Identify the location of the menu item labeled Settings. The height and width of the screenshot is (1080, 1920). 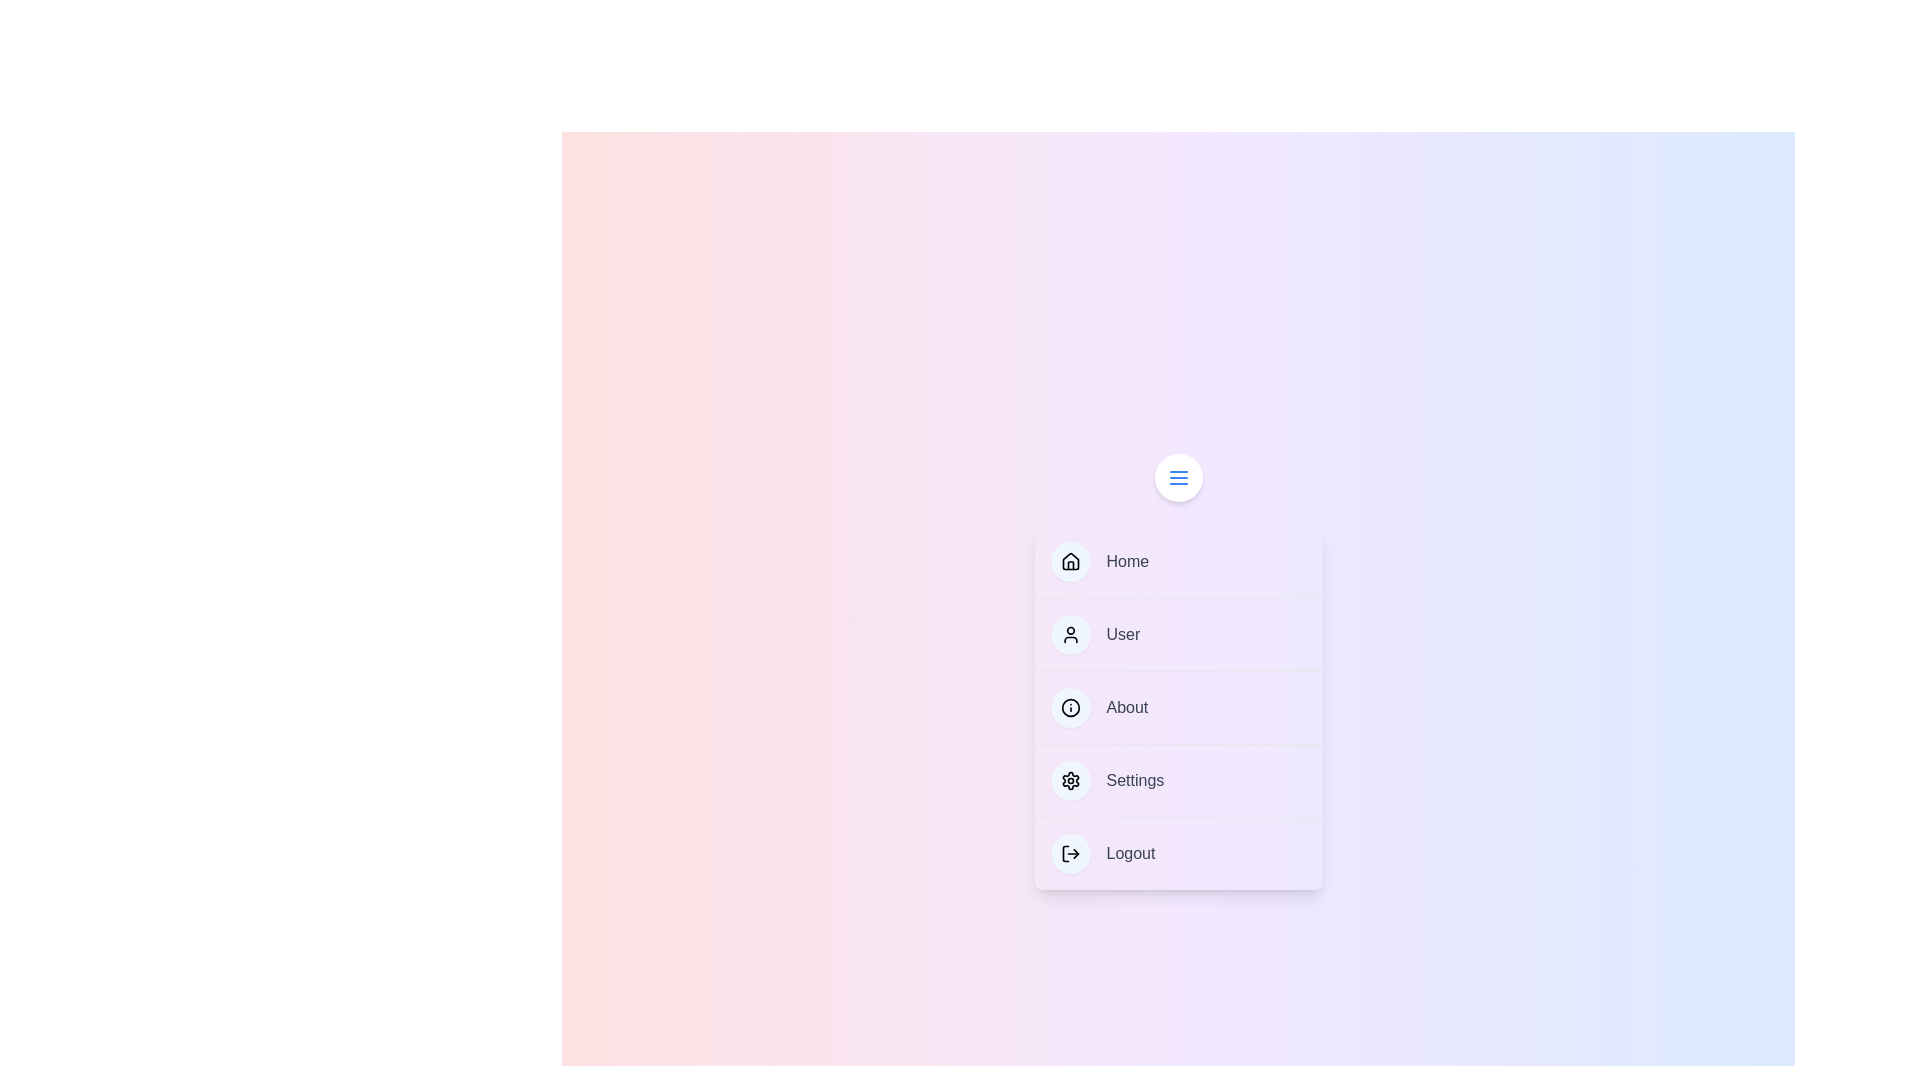
(1178, 779).